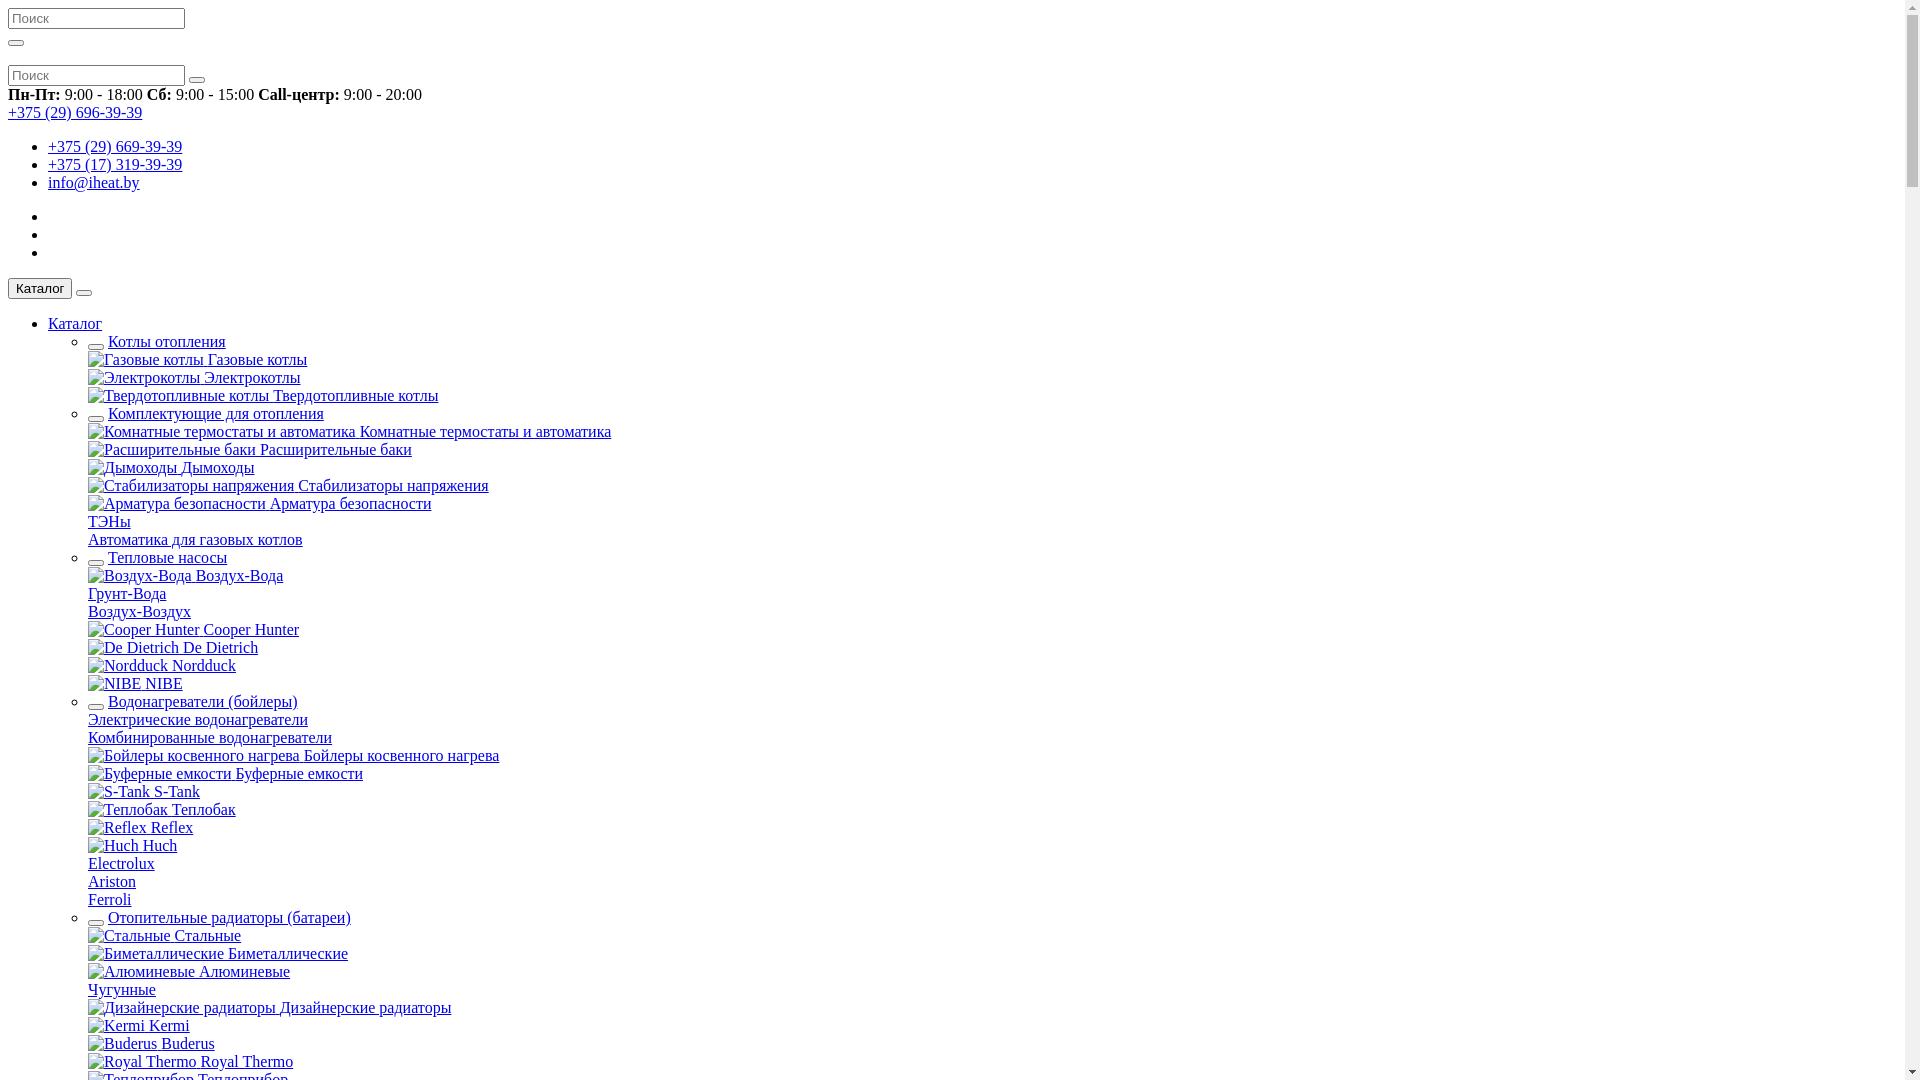 Image resolution: width=1920 pixels, height=1080 pixels. I want to click on 'Kermi', so click(138, 1025).